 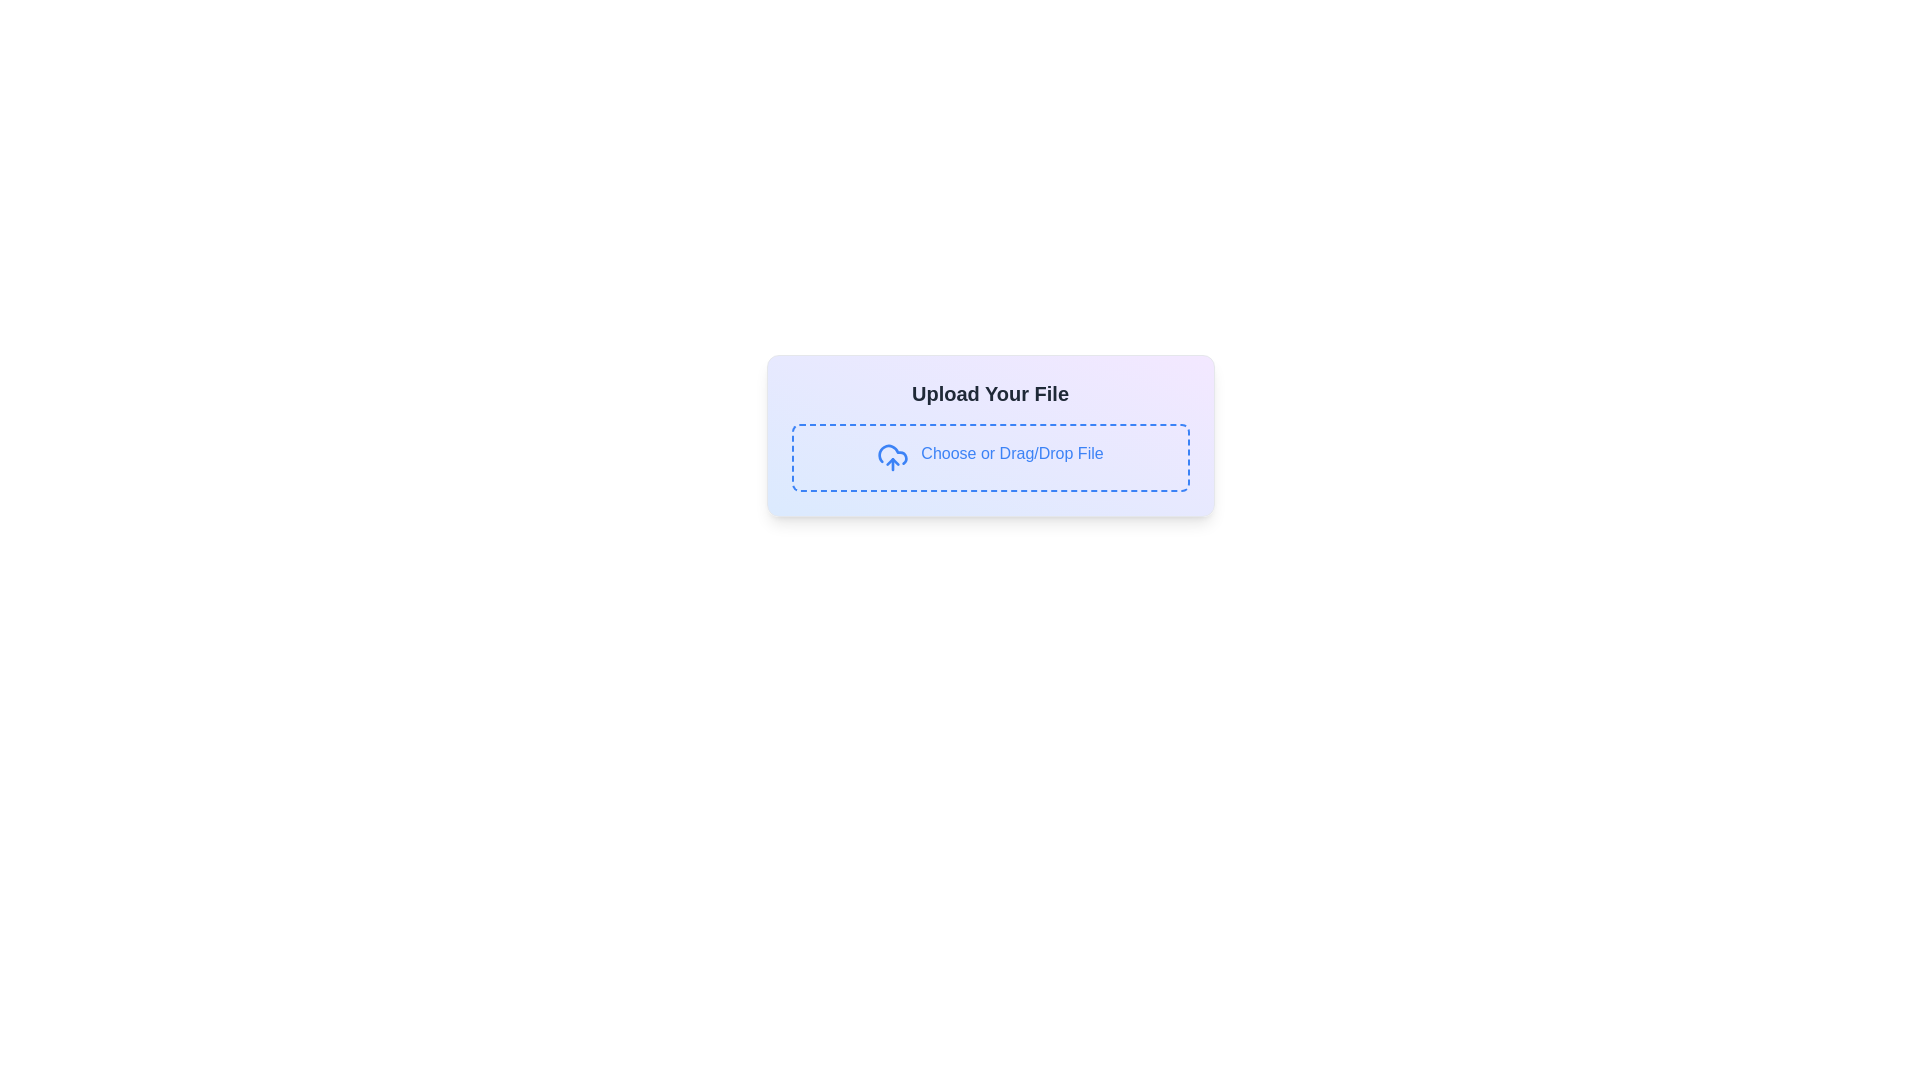 I want to click on and drop files onto the Dropzone/File Upload Area, which features a gradient background and a title reading 'Upload Your File', so click(x=990, y=434).